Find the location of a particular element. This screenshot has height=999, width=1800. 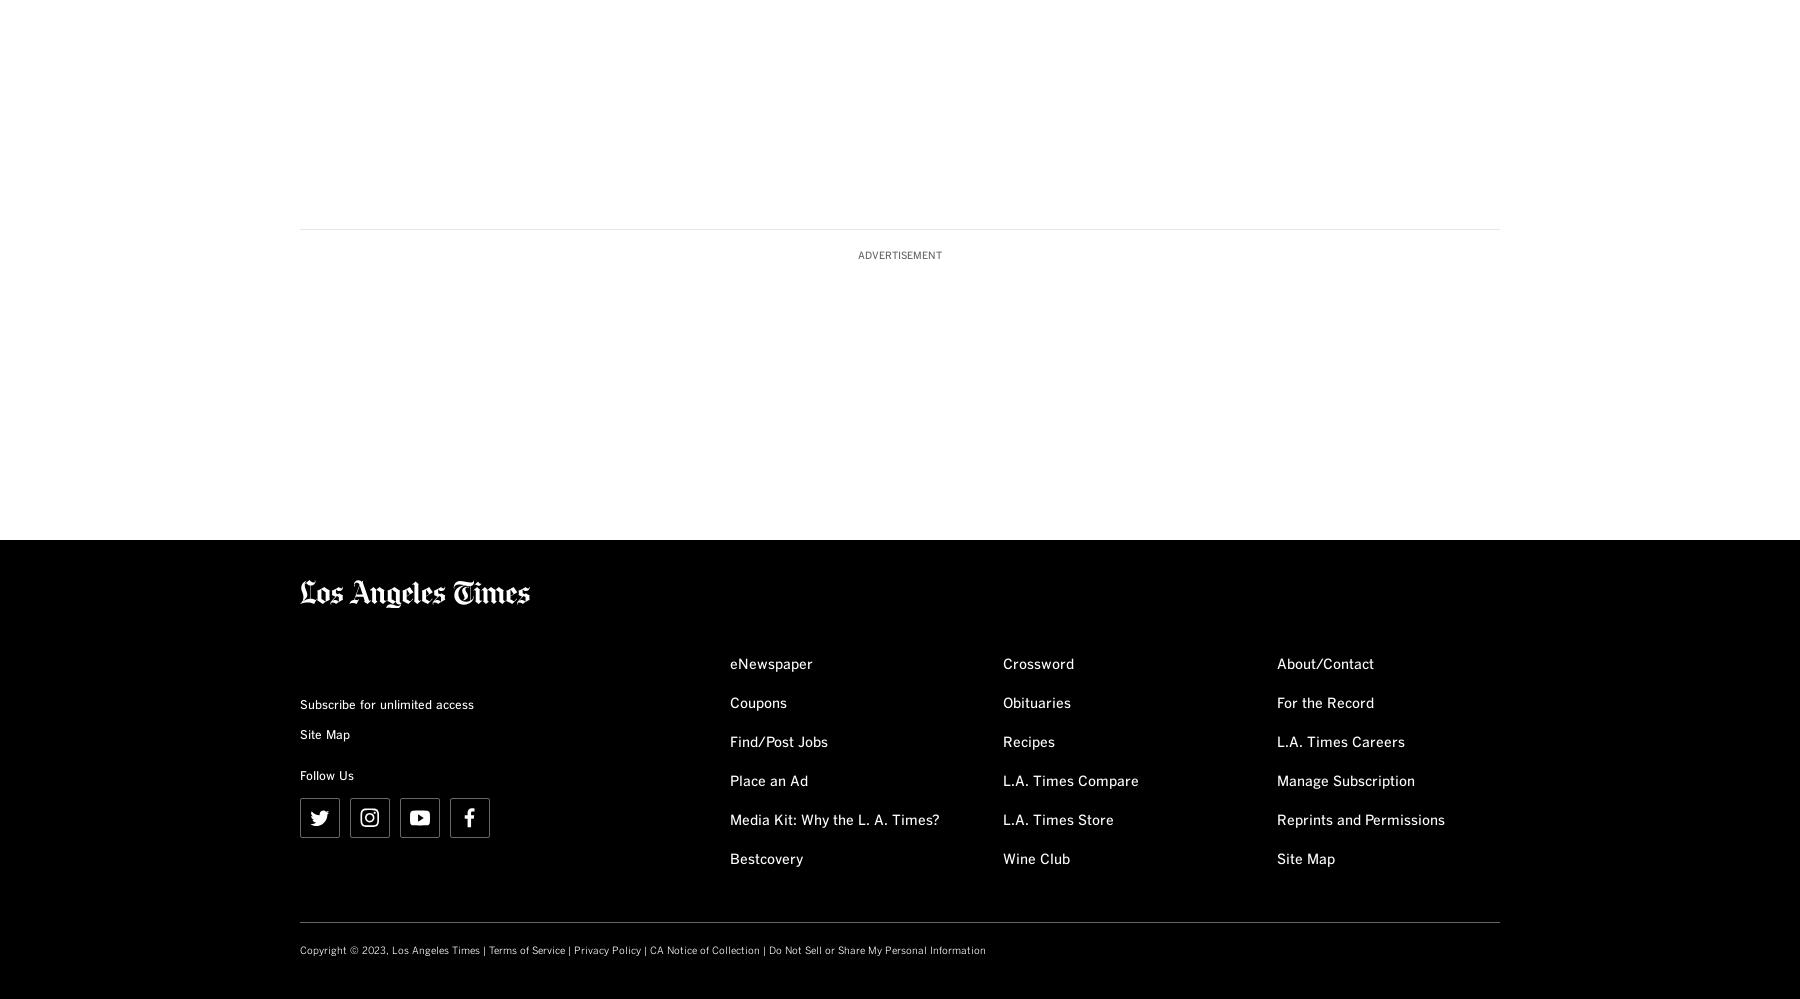

'Advertisement' is located at coordinates (900, 255).